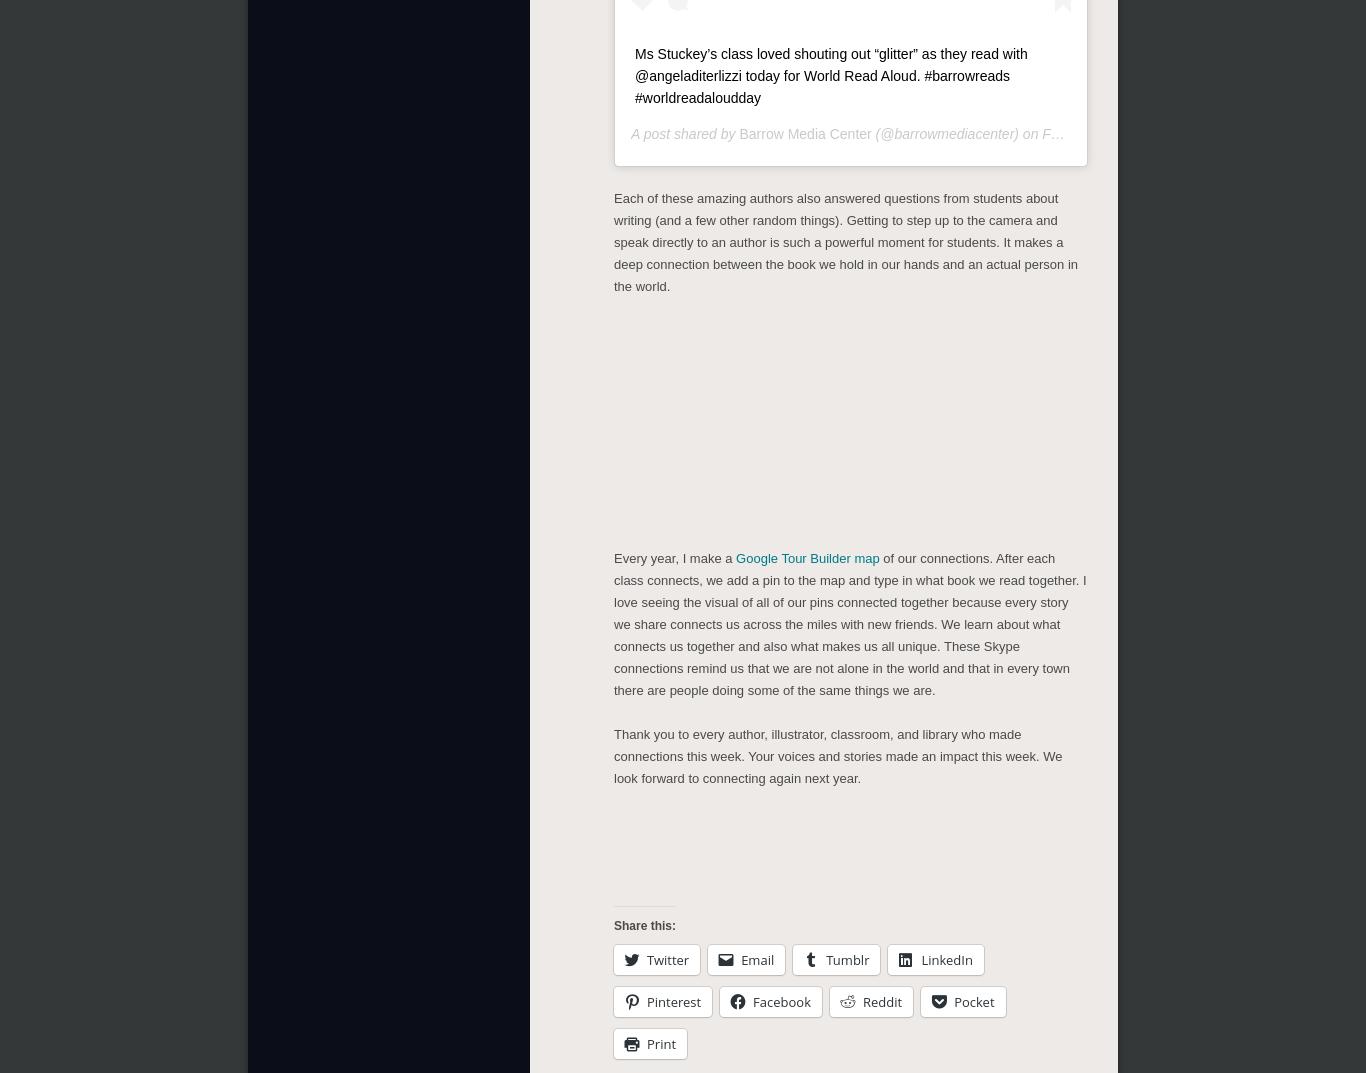  Describe the element at coordinates (973, 997) in the screenshot. I see `'Pocket'` at that location.